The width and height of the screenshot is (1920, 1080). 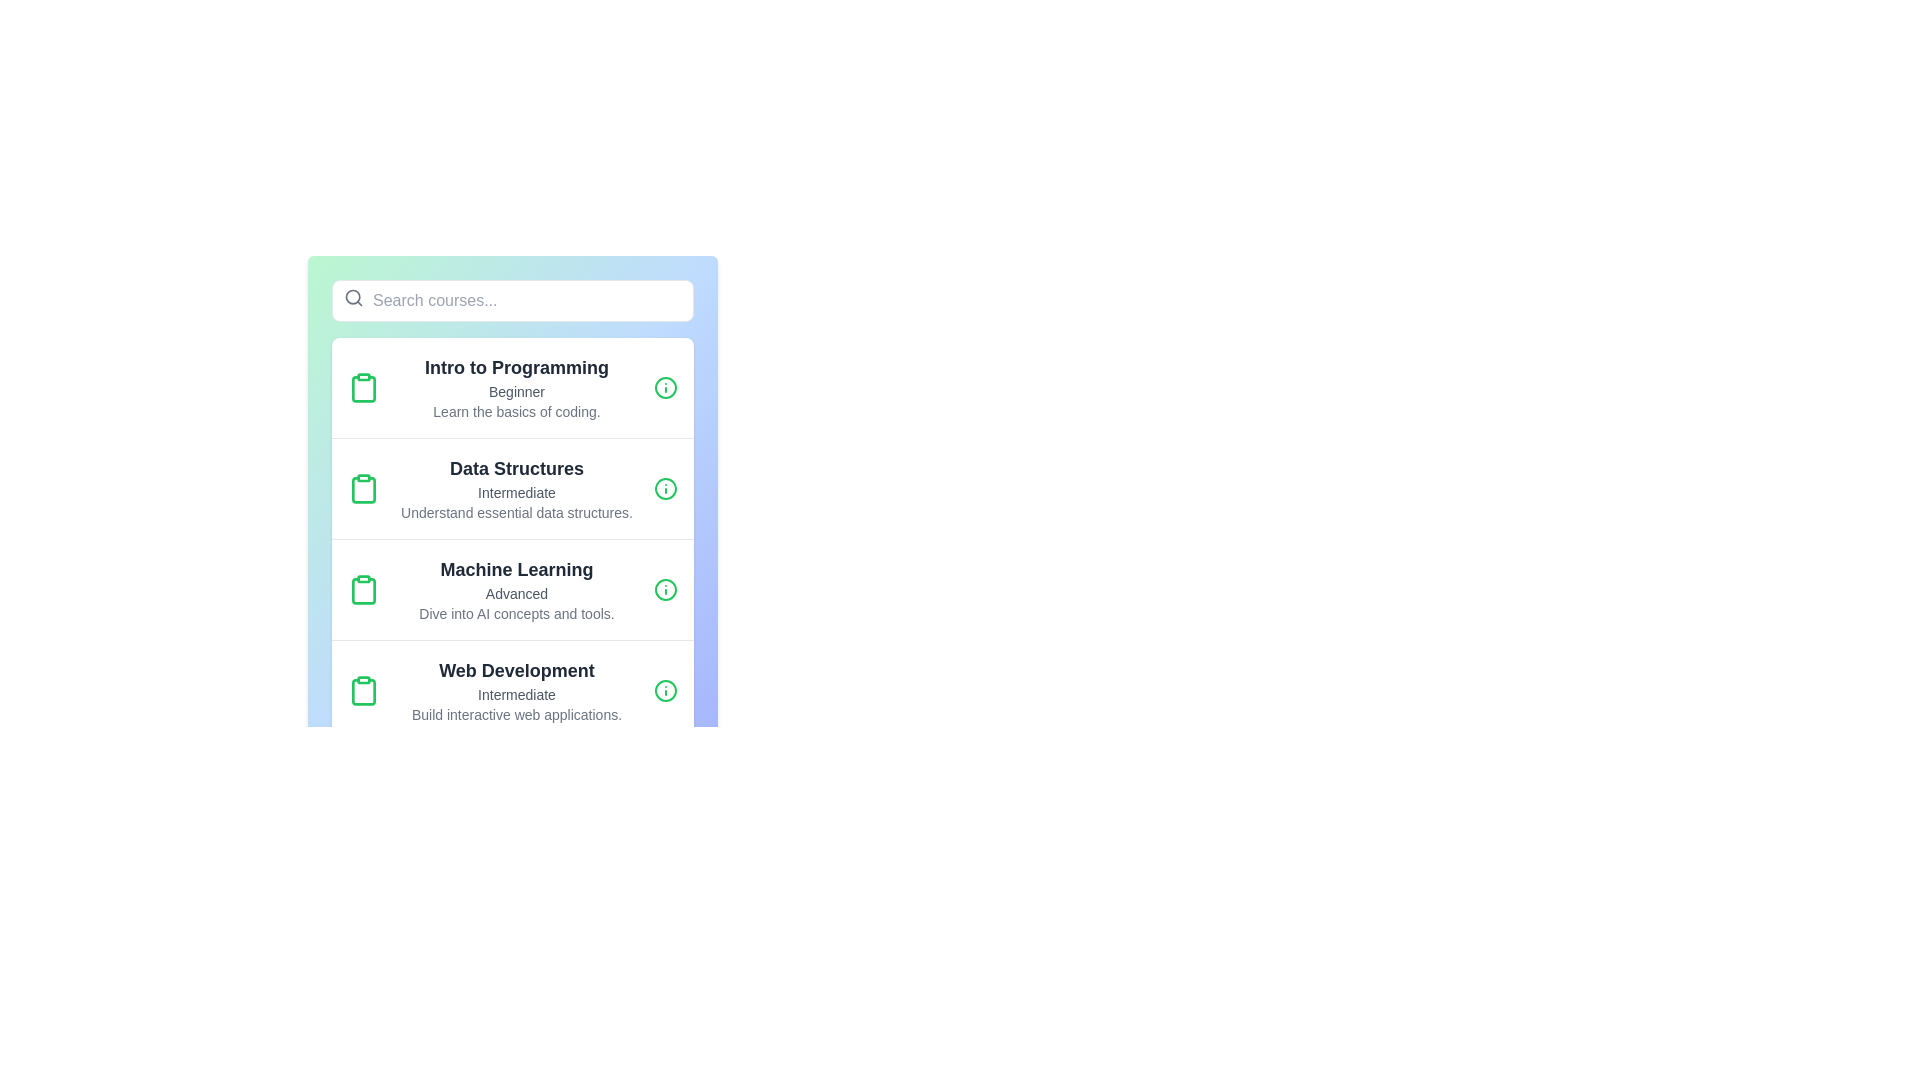 I want to click on the text display label 'Intro, so click(x=517, y=367).